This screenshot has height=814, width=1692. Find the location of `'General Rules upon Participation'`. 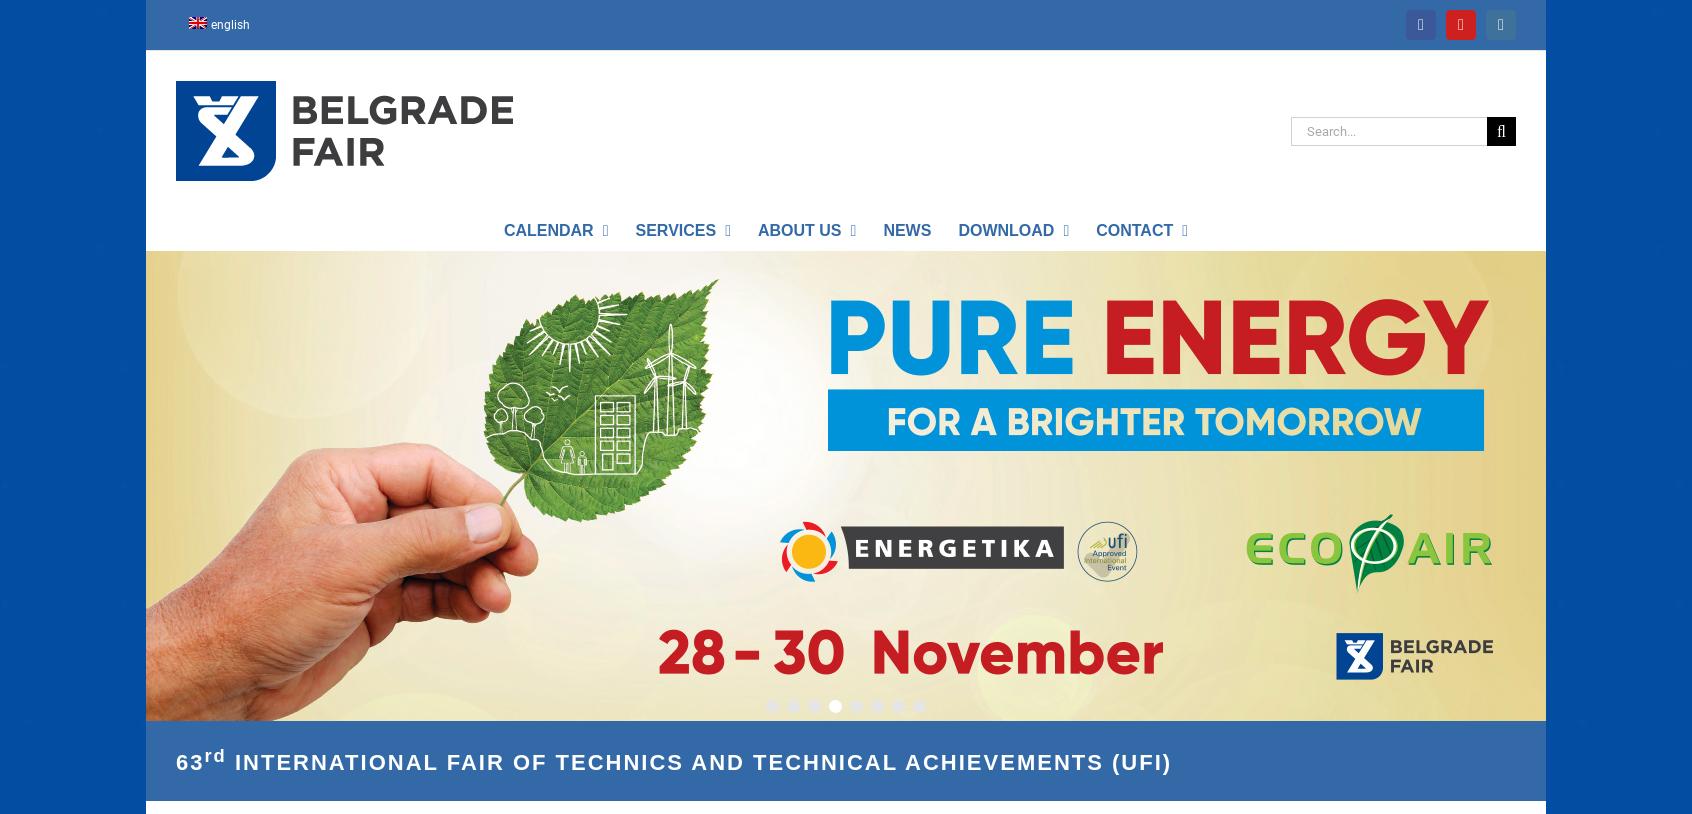

'General Rules upon Participation' is located at coordinates (1065, 305).